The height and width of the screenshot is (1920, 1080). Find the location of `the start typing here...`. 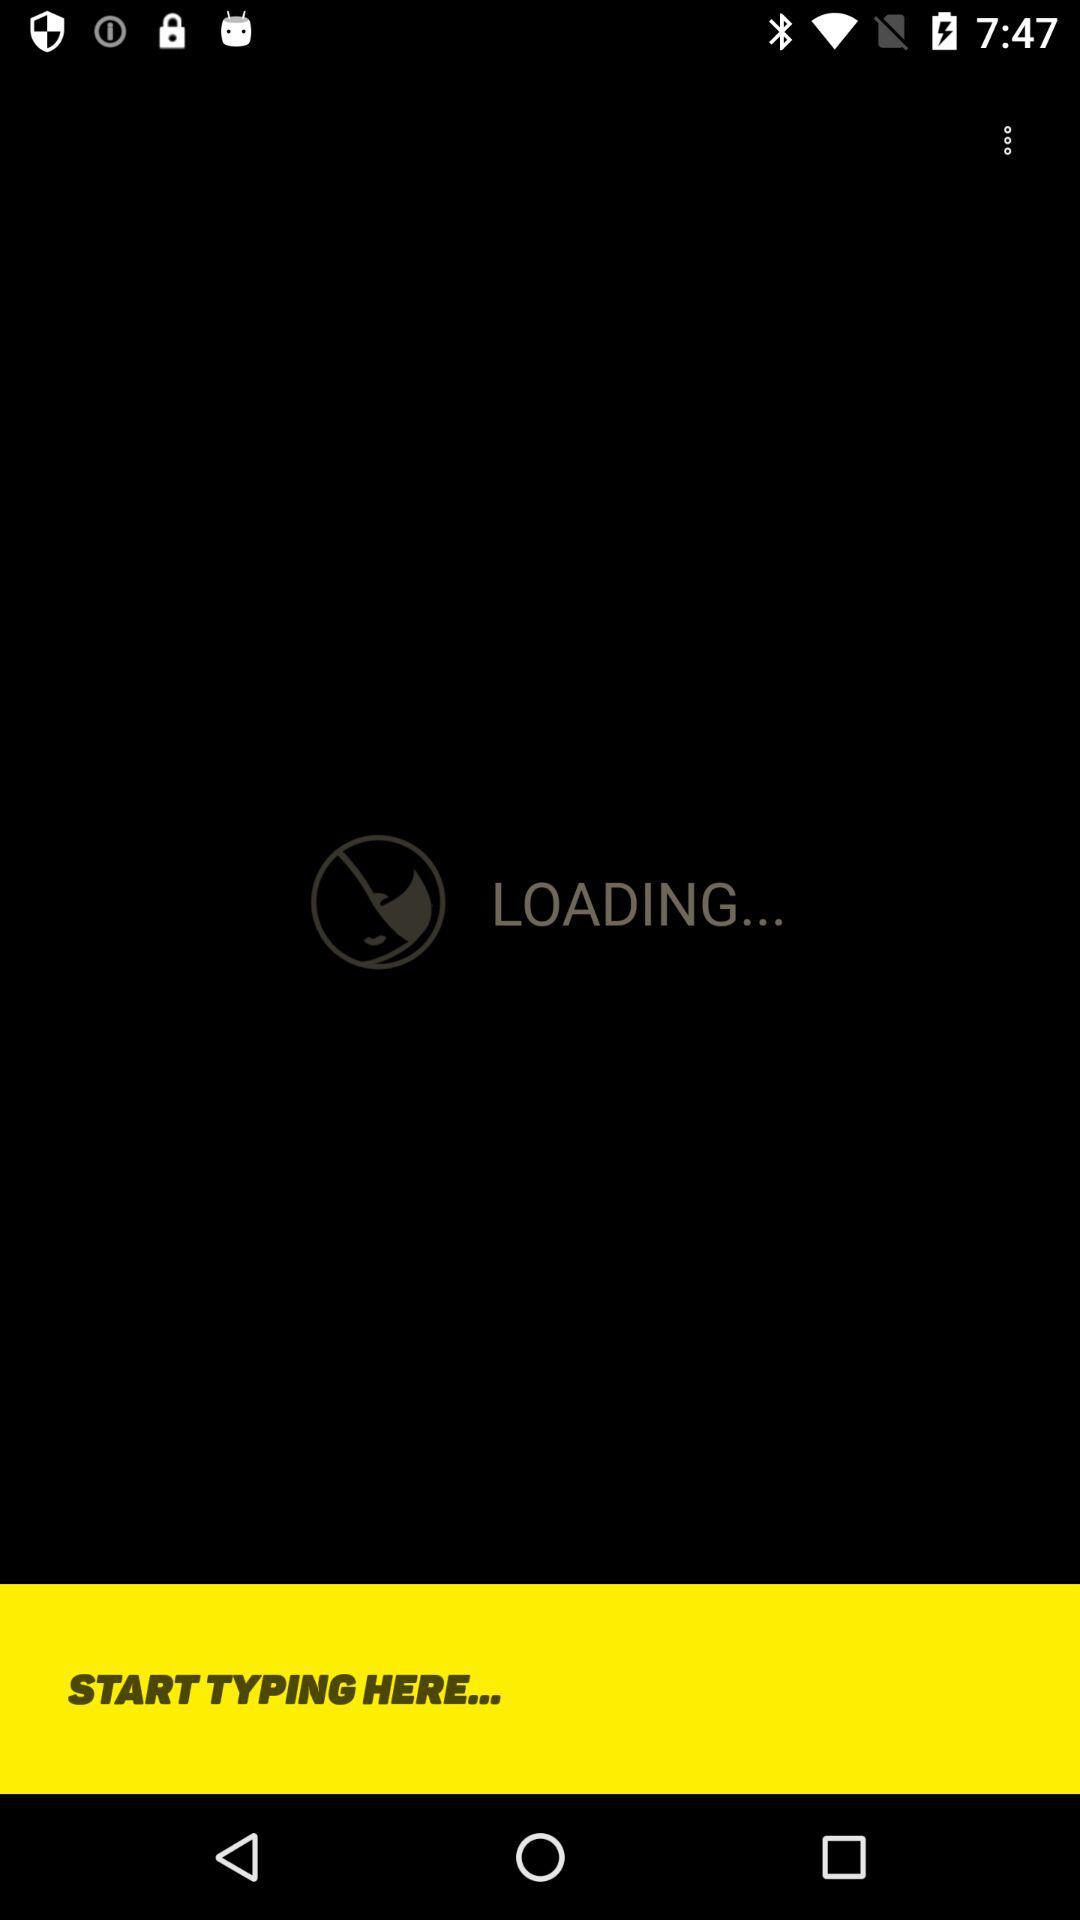

the start typing here... is located at coordinates (540, 1688).